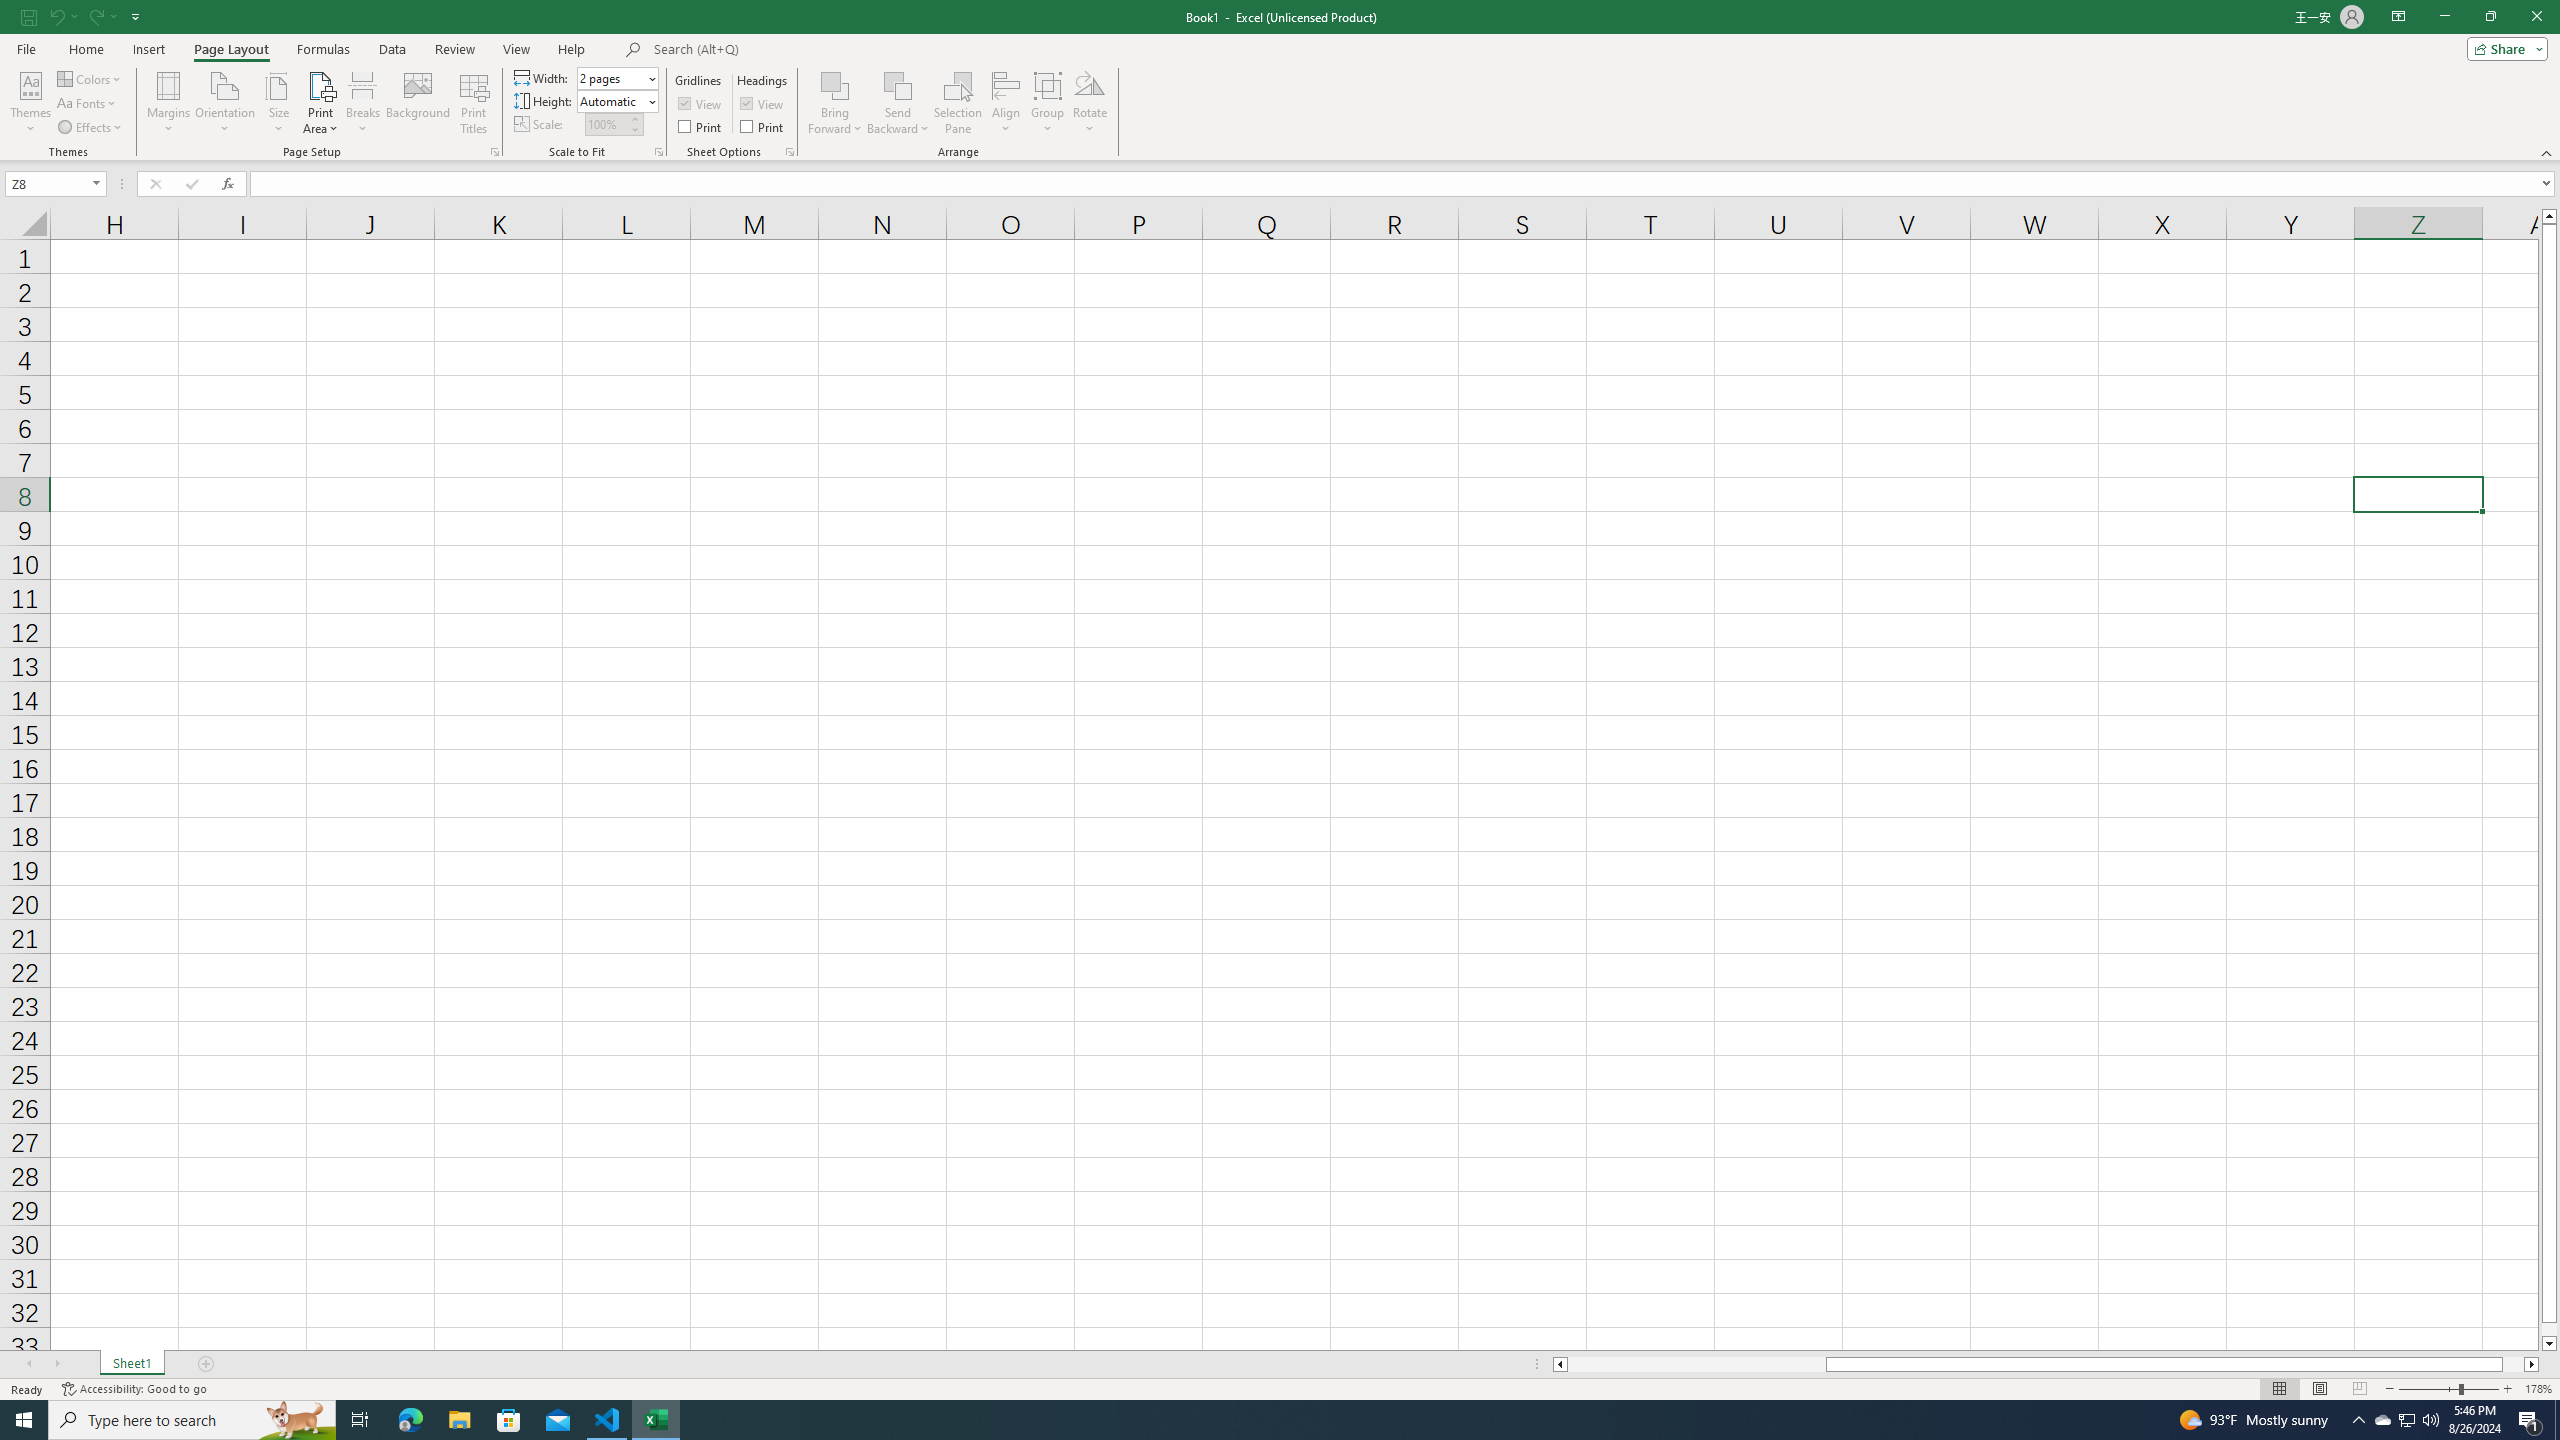 This screenshot has width=2560, height=1440. Describe the element at coordinates (897, 84) in the screenshot. I see `'Send Backward'` at that location.